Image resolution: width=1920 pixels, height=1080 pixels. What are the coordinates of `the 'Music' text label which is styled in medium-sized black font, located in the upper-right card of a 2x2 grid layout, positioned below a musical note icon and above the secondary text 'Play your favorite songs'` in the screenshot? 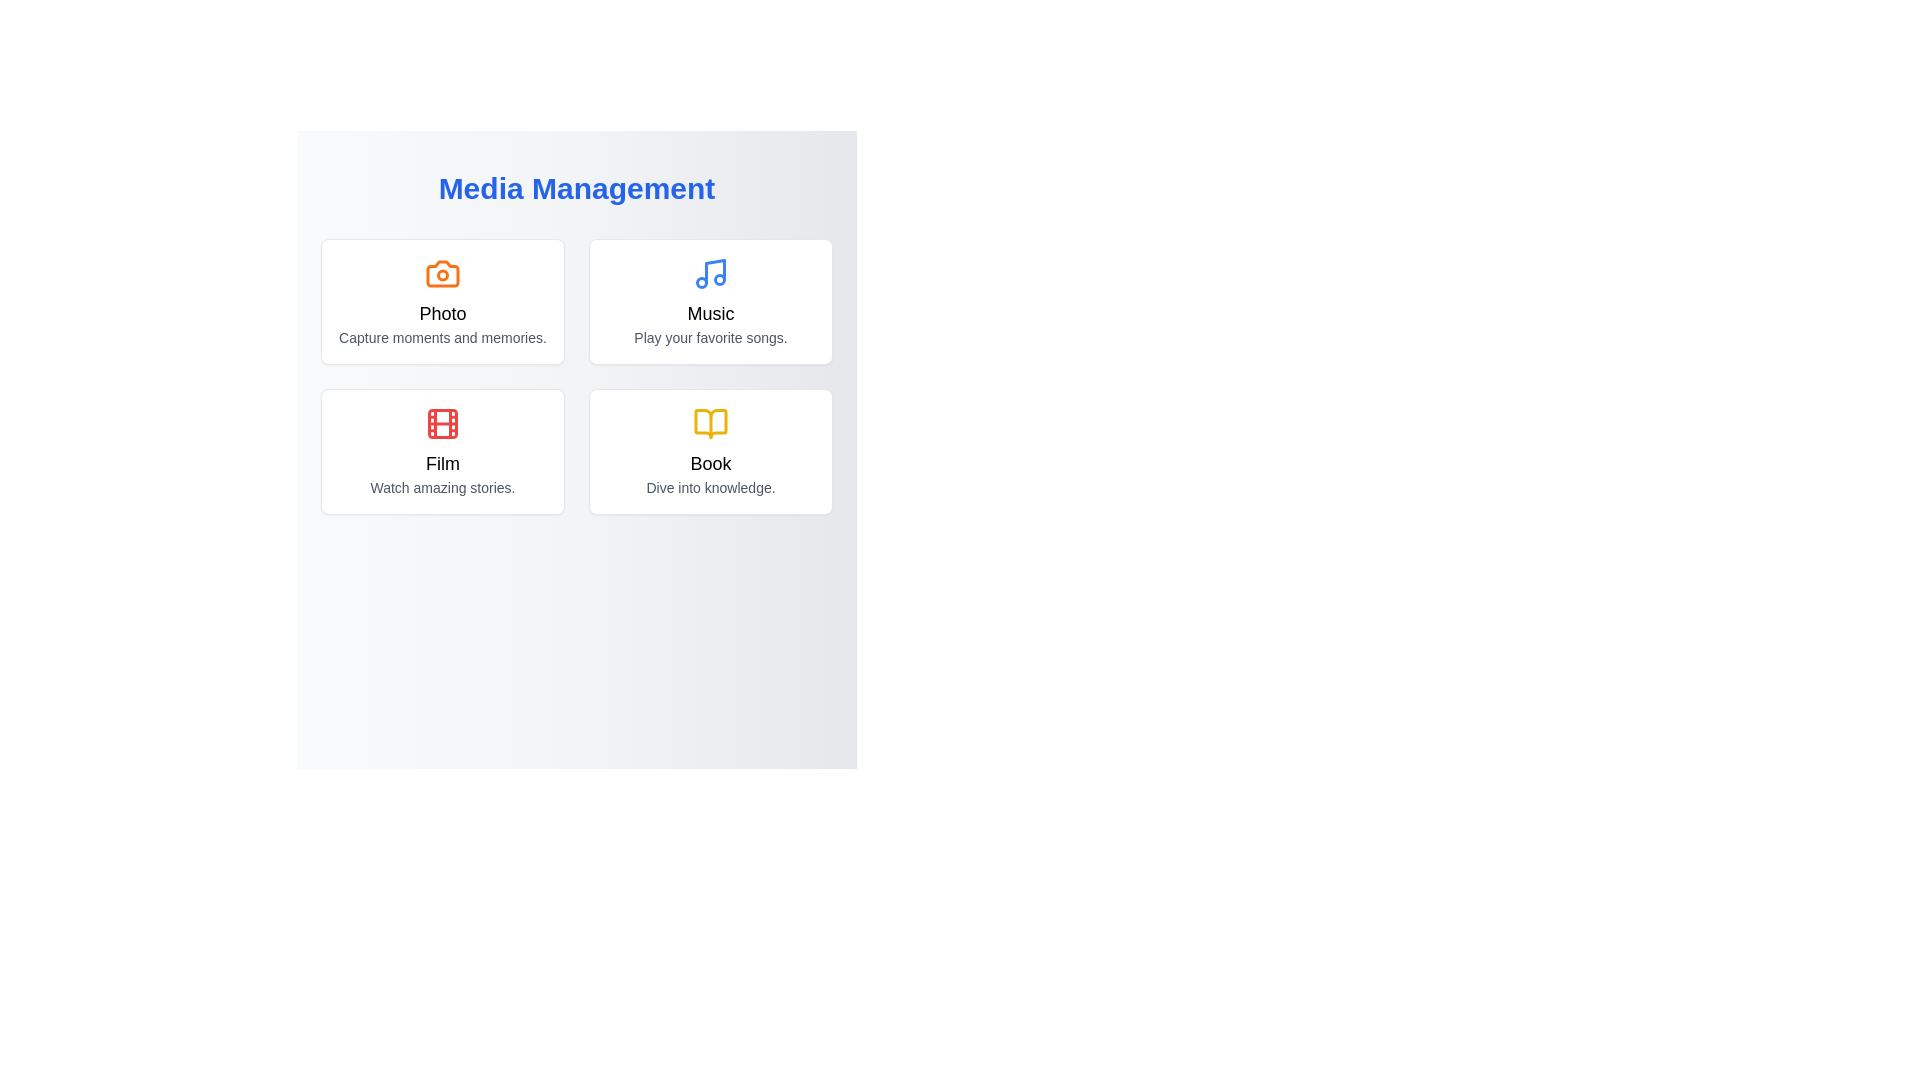 It's located at (710, 313).